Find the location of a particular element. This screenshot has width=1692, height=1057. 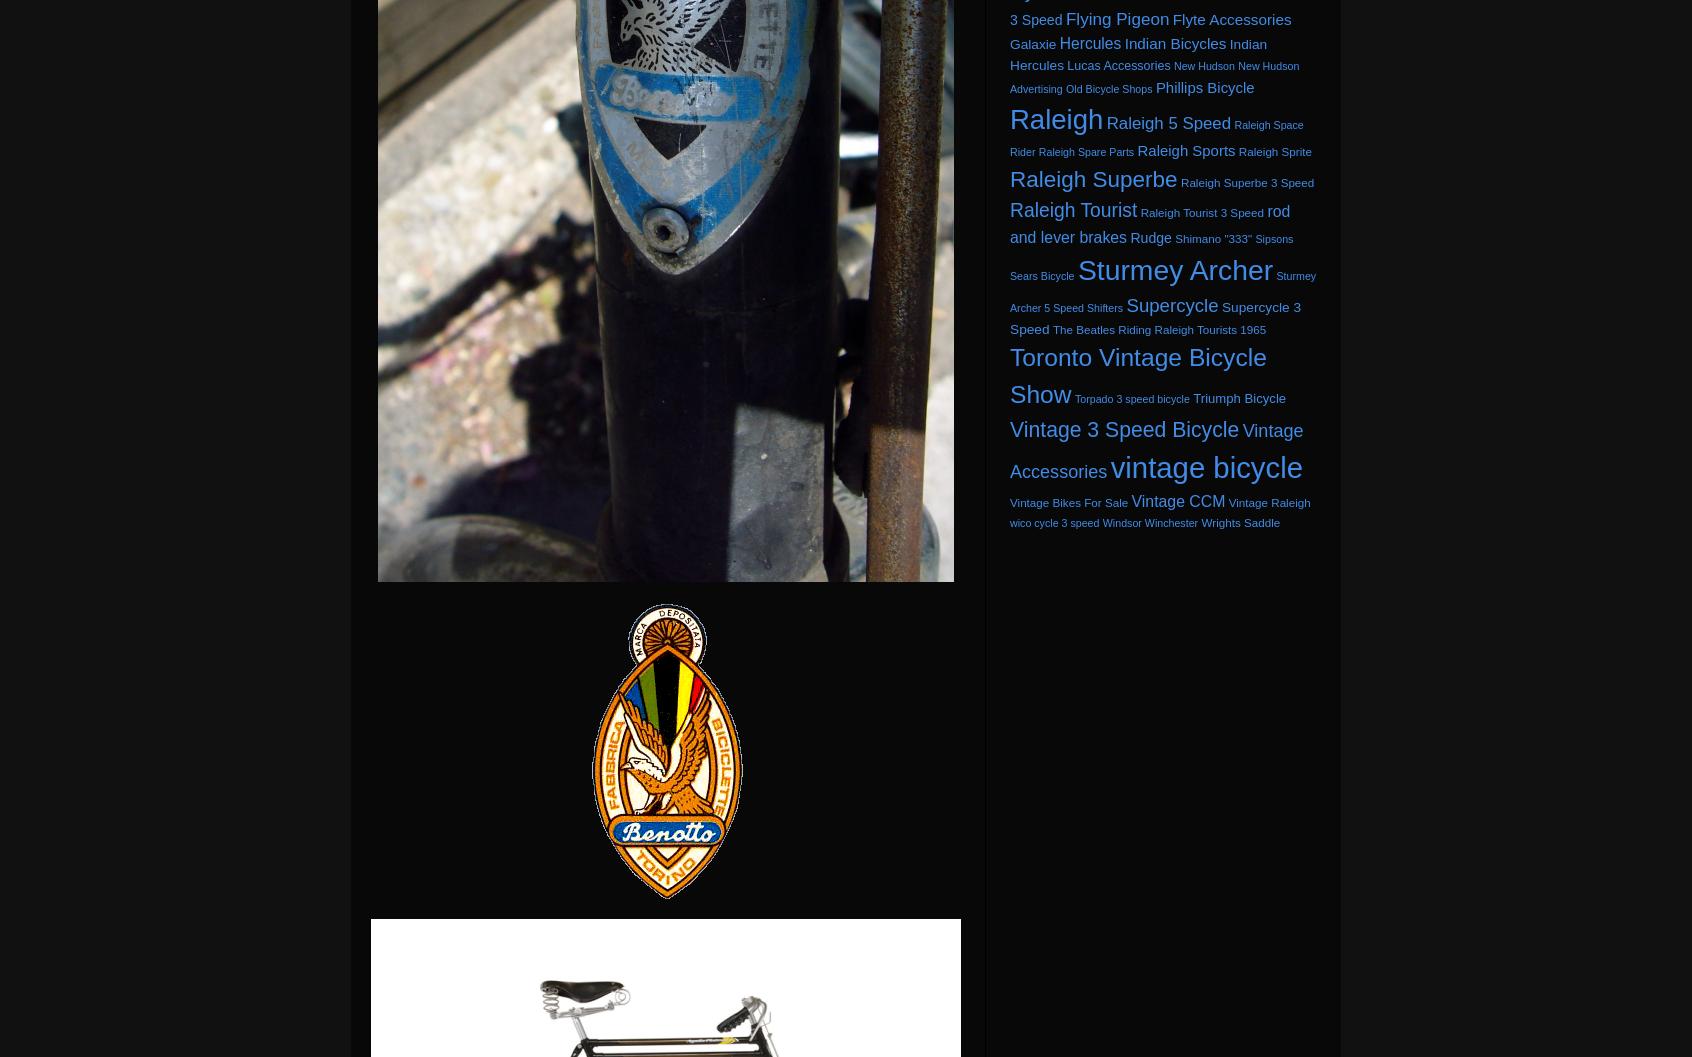

'wico cycle 3 speed' is located at coordinates (1053, 522).